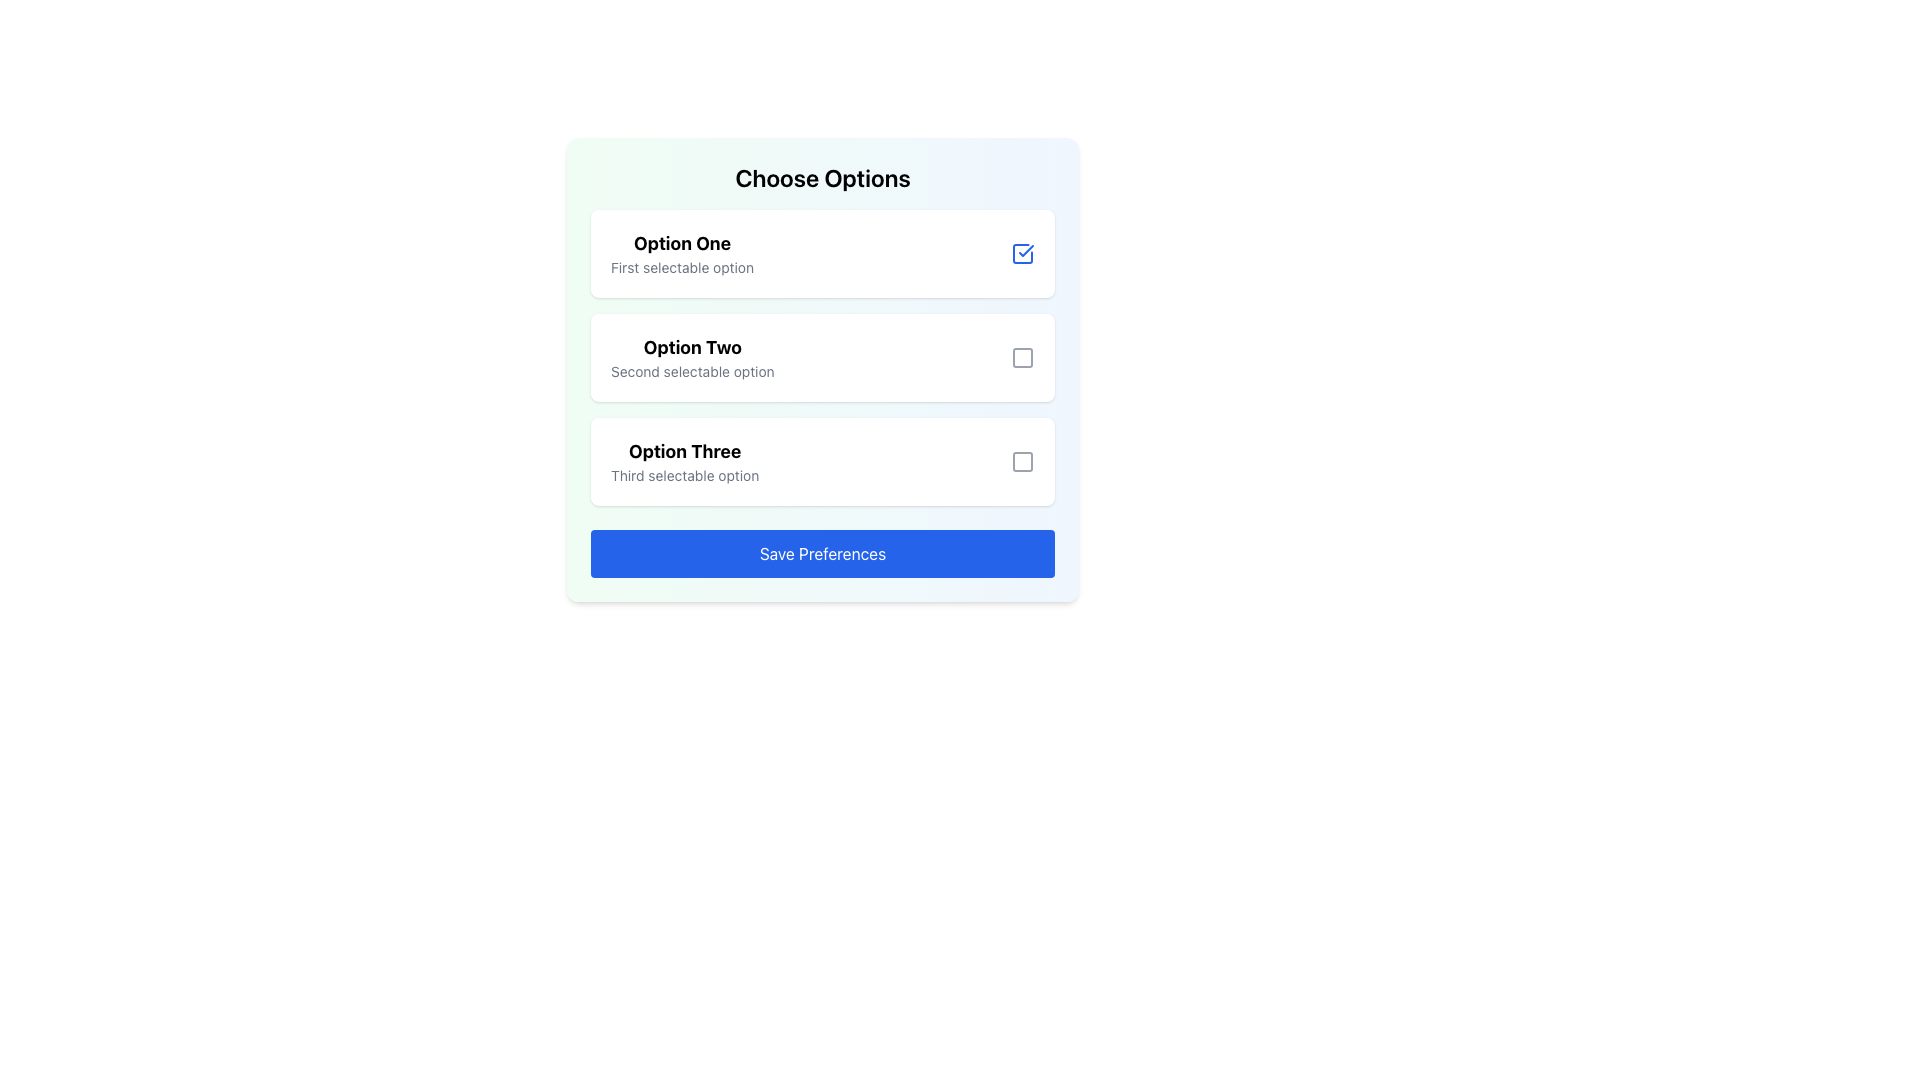  What do you see at coordinates (1022, 253) in the screenshot?
I see `the selection indicator icon for 'Option One', which shows that this option is currently selected` at bounding box center [1022, 253].